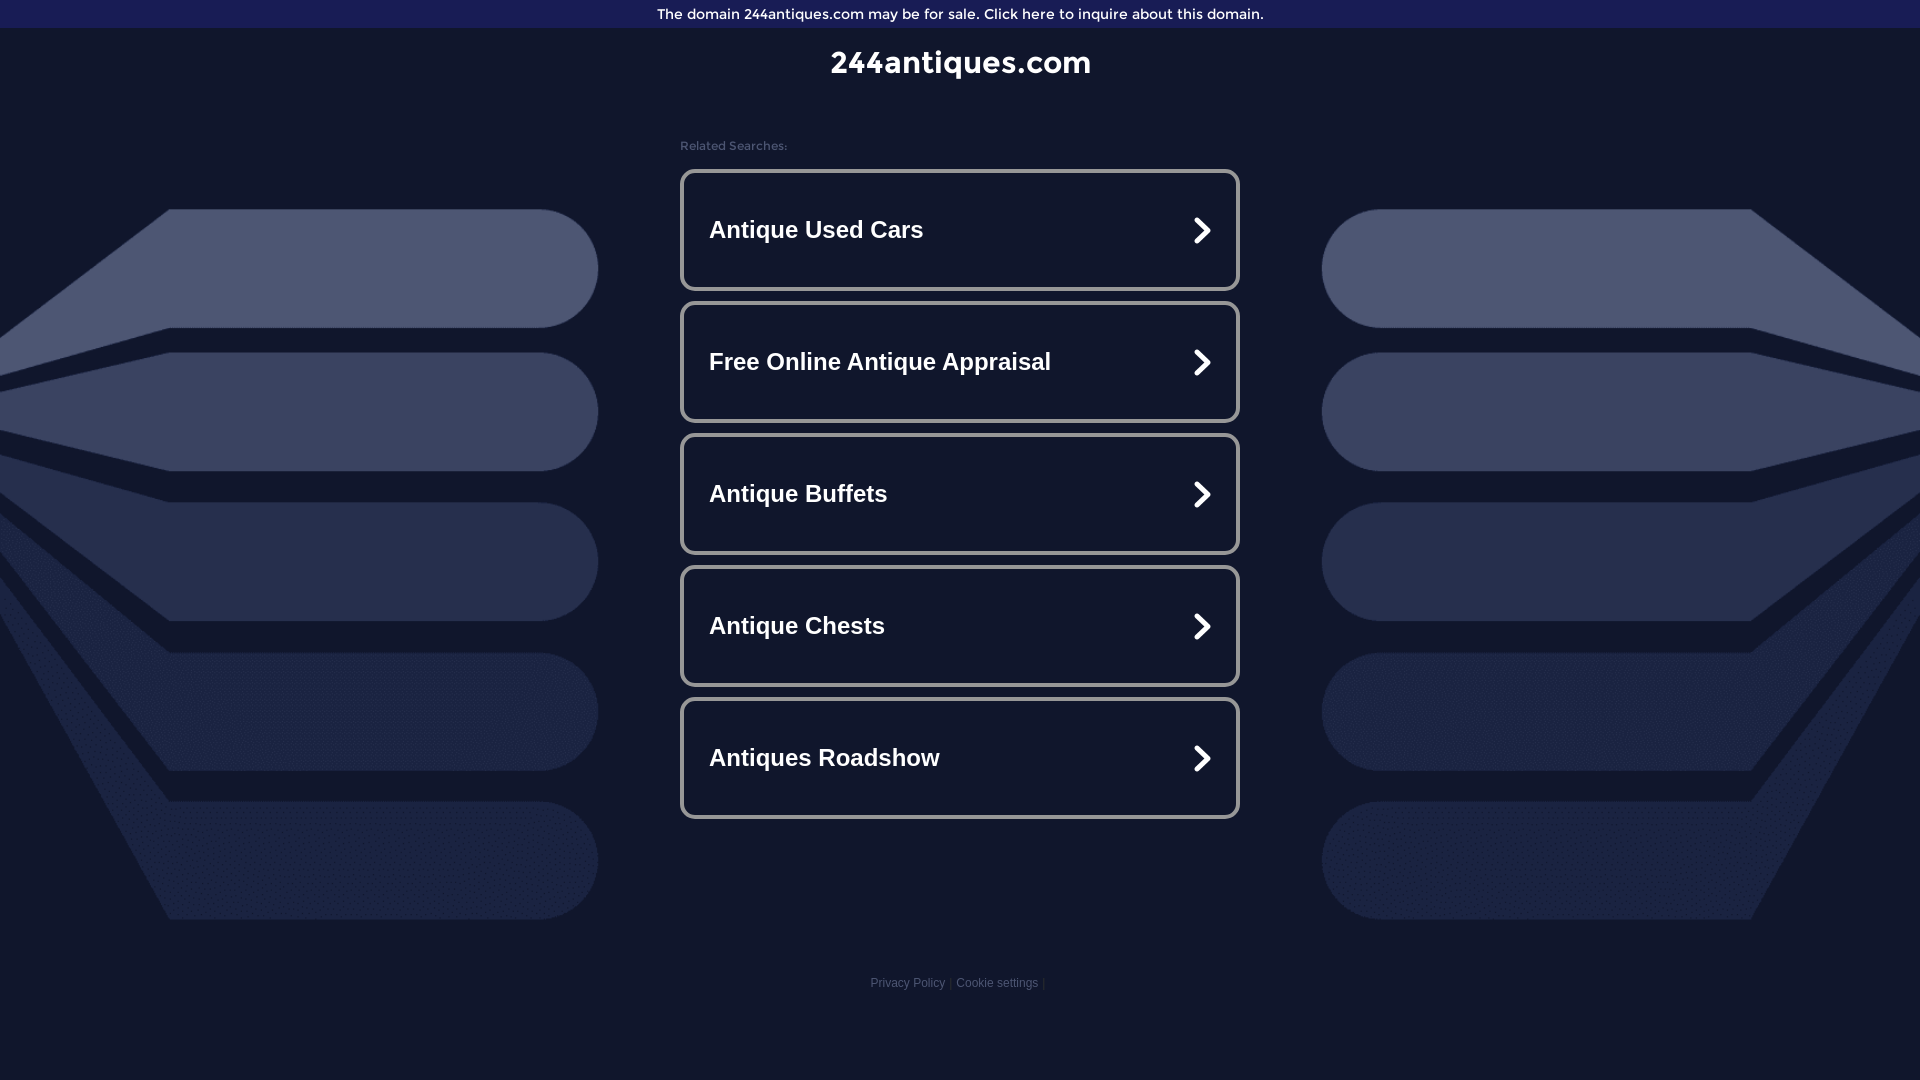  I want to click on 'Privacy Policy', so click(906, 982).